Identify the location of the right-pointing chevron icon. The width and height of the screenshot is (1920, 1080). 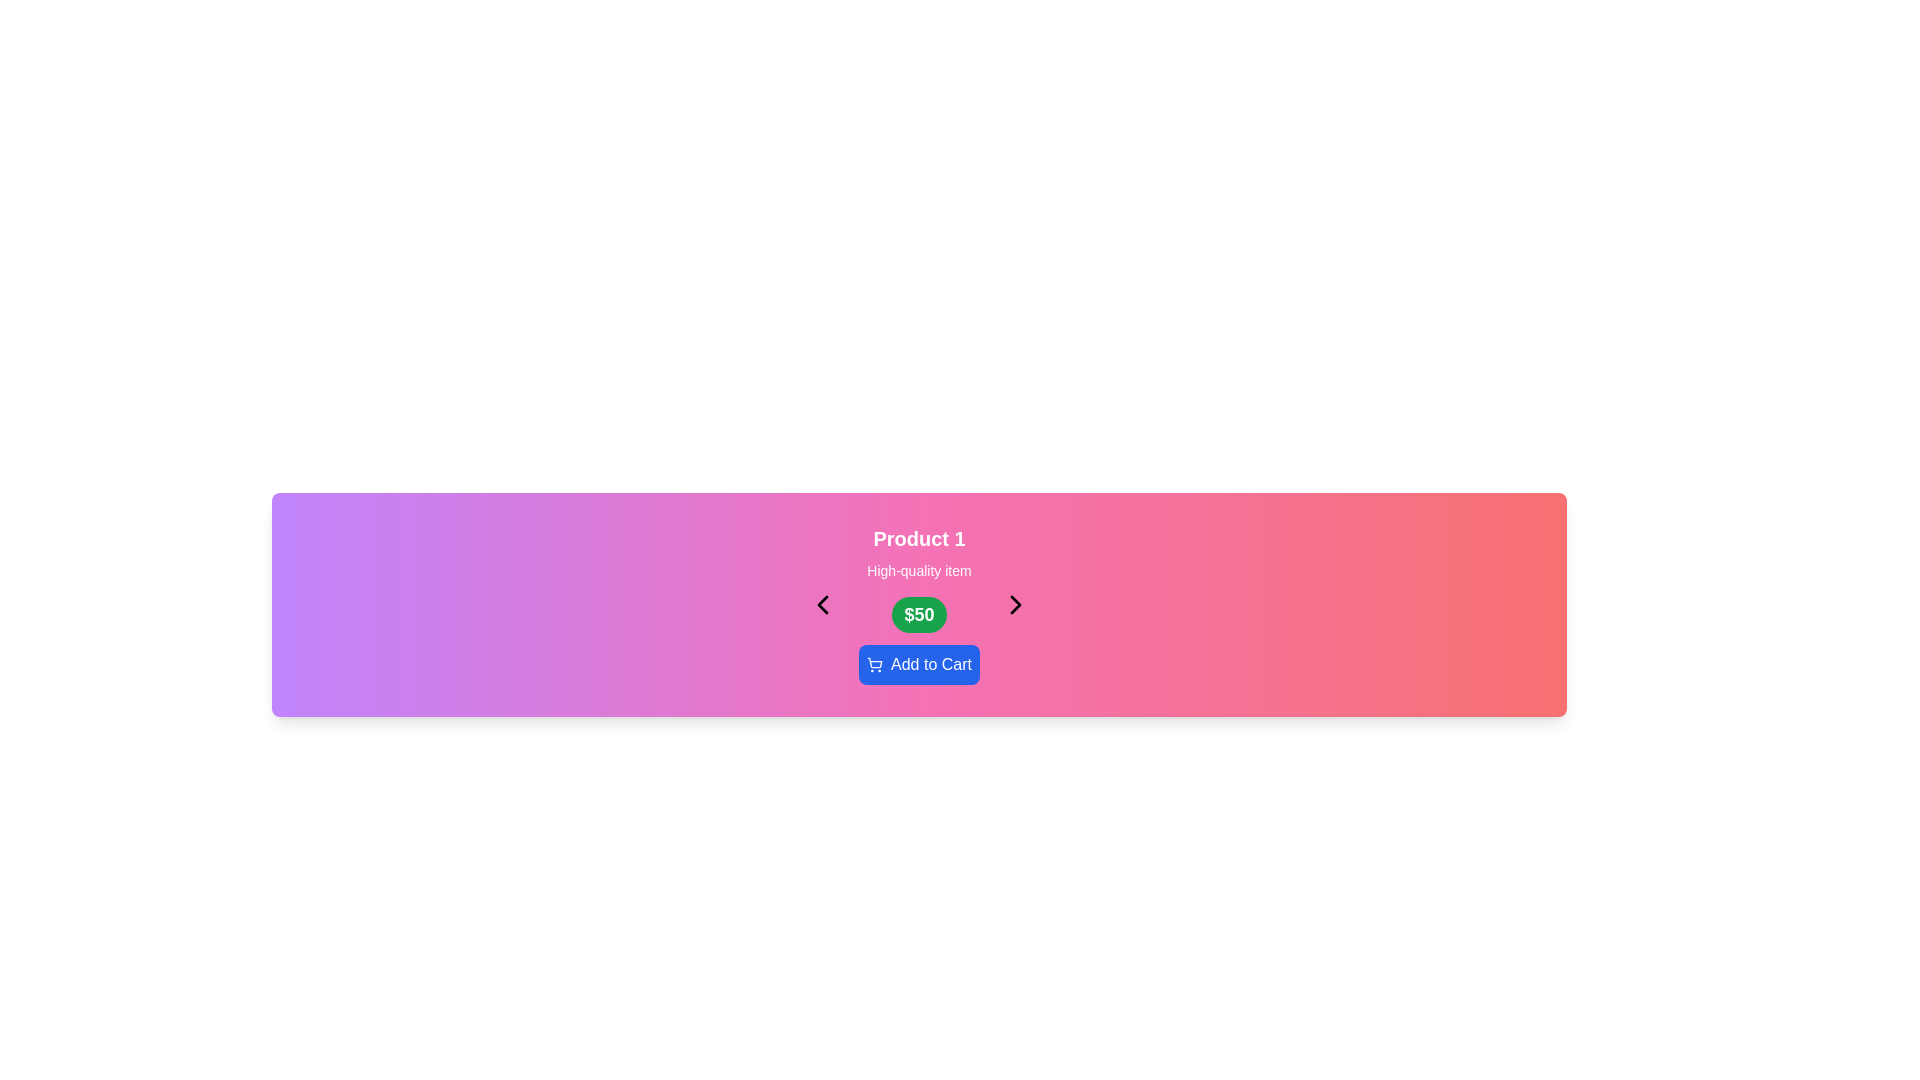
(1016, 604).